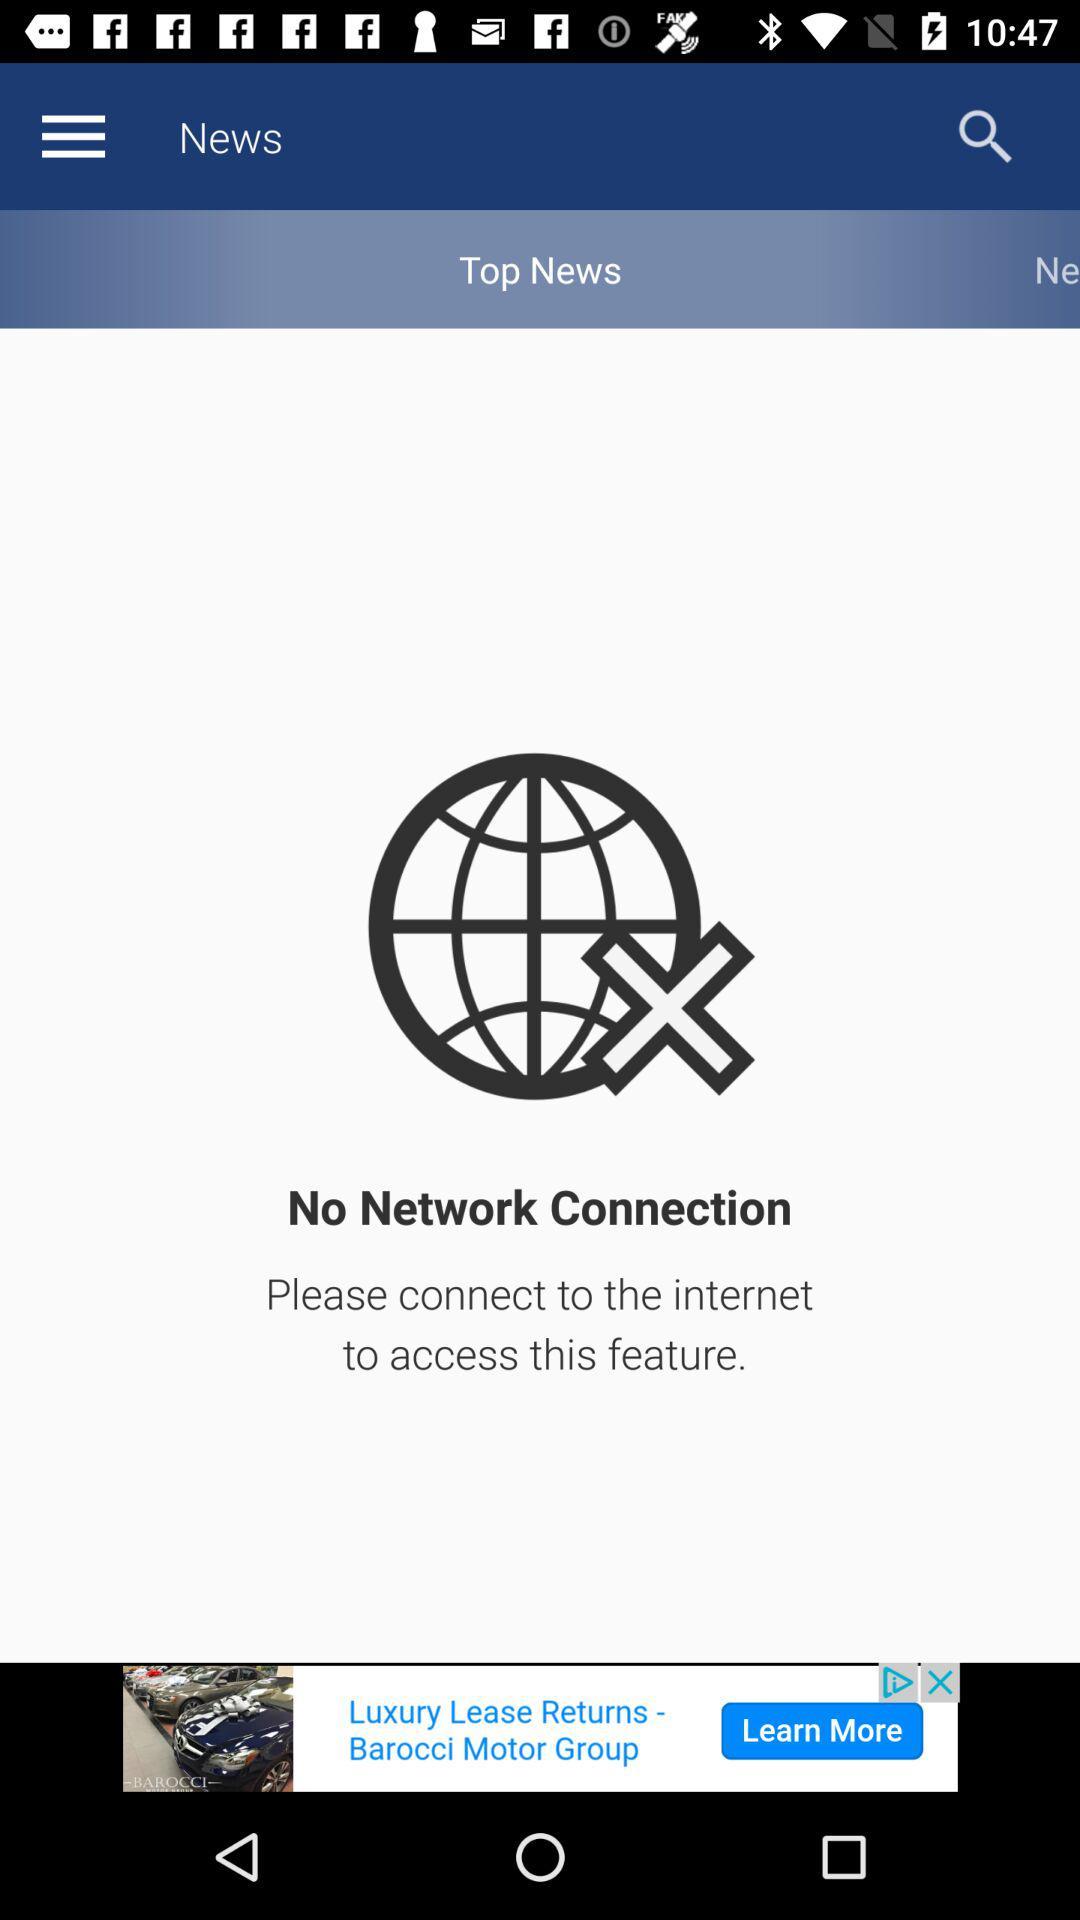 The height and width of the screenshot is (1920, 1080). Describe the element at coordinates (984, 135) in the screenshot. I see `search` at that location.